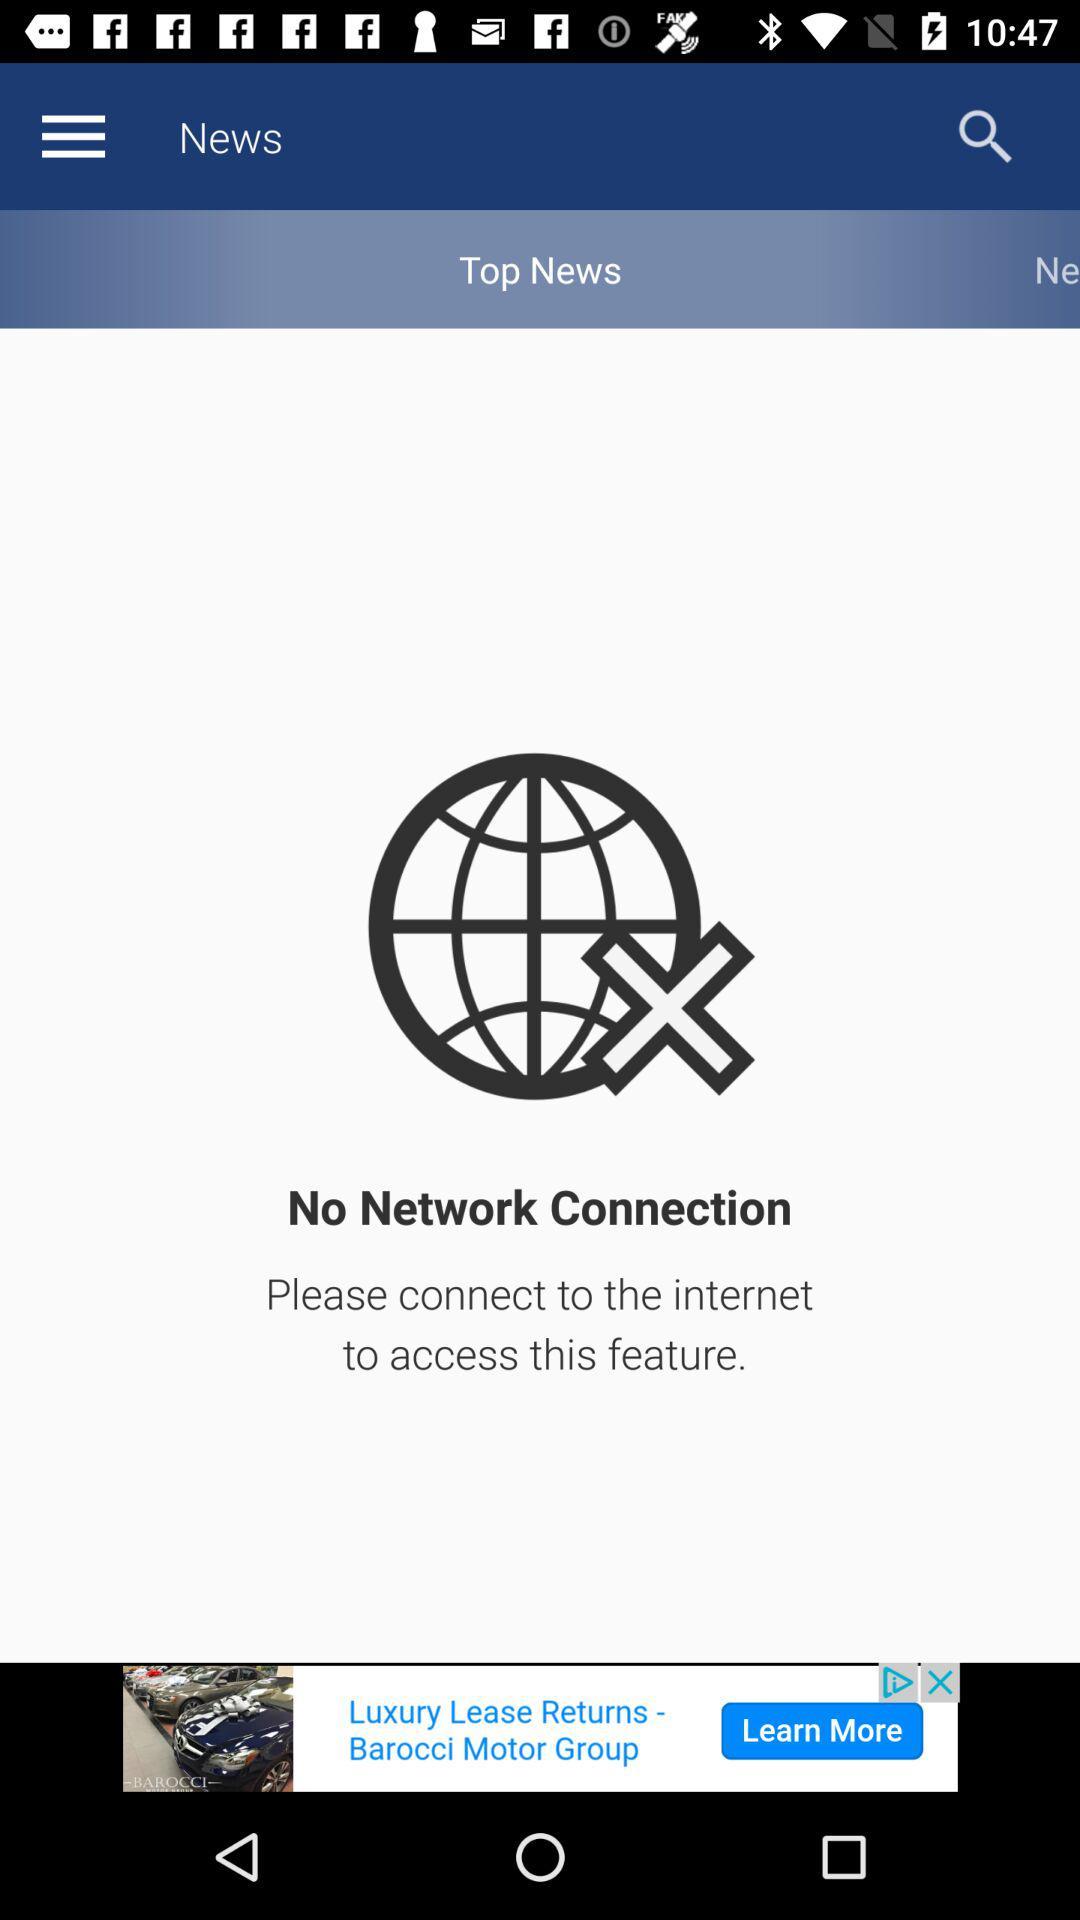 The height and width of the screenshot is (1920, 1080). Describe the element at coordinates (984, 135) in the screenshot. I see `search` at that location.